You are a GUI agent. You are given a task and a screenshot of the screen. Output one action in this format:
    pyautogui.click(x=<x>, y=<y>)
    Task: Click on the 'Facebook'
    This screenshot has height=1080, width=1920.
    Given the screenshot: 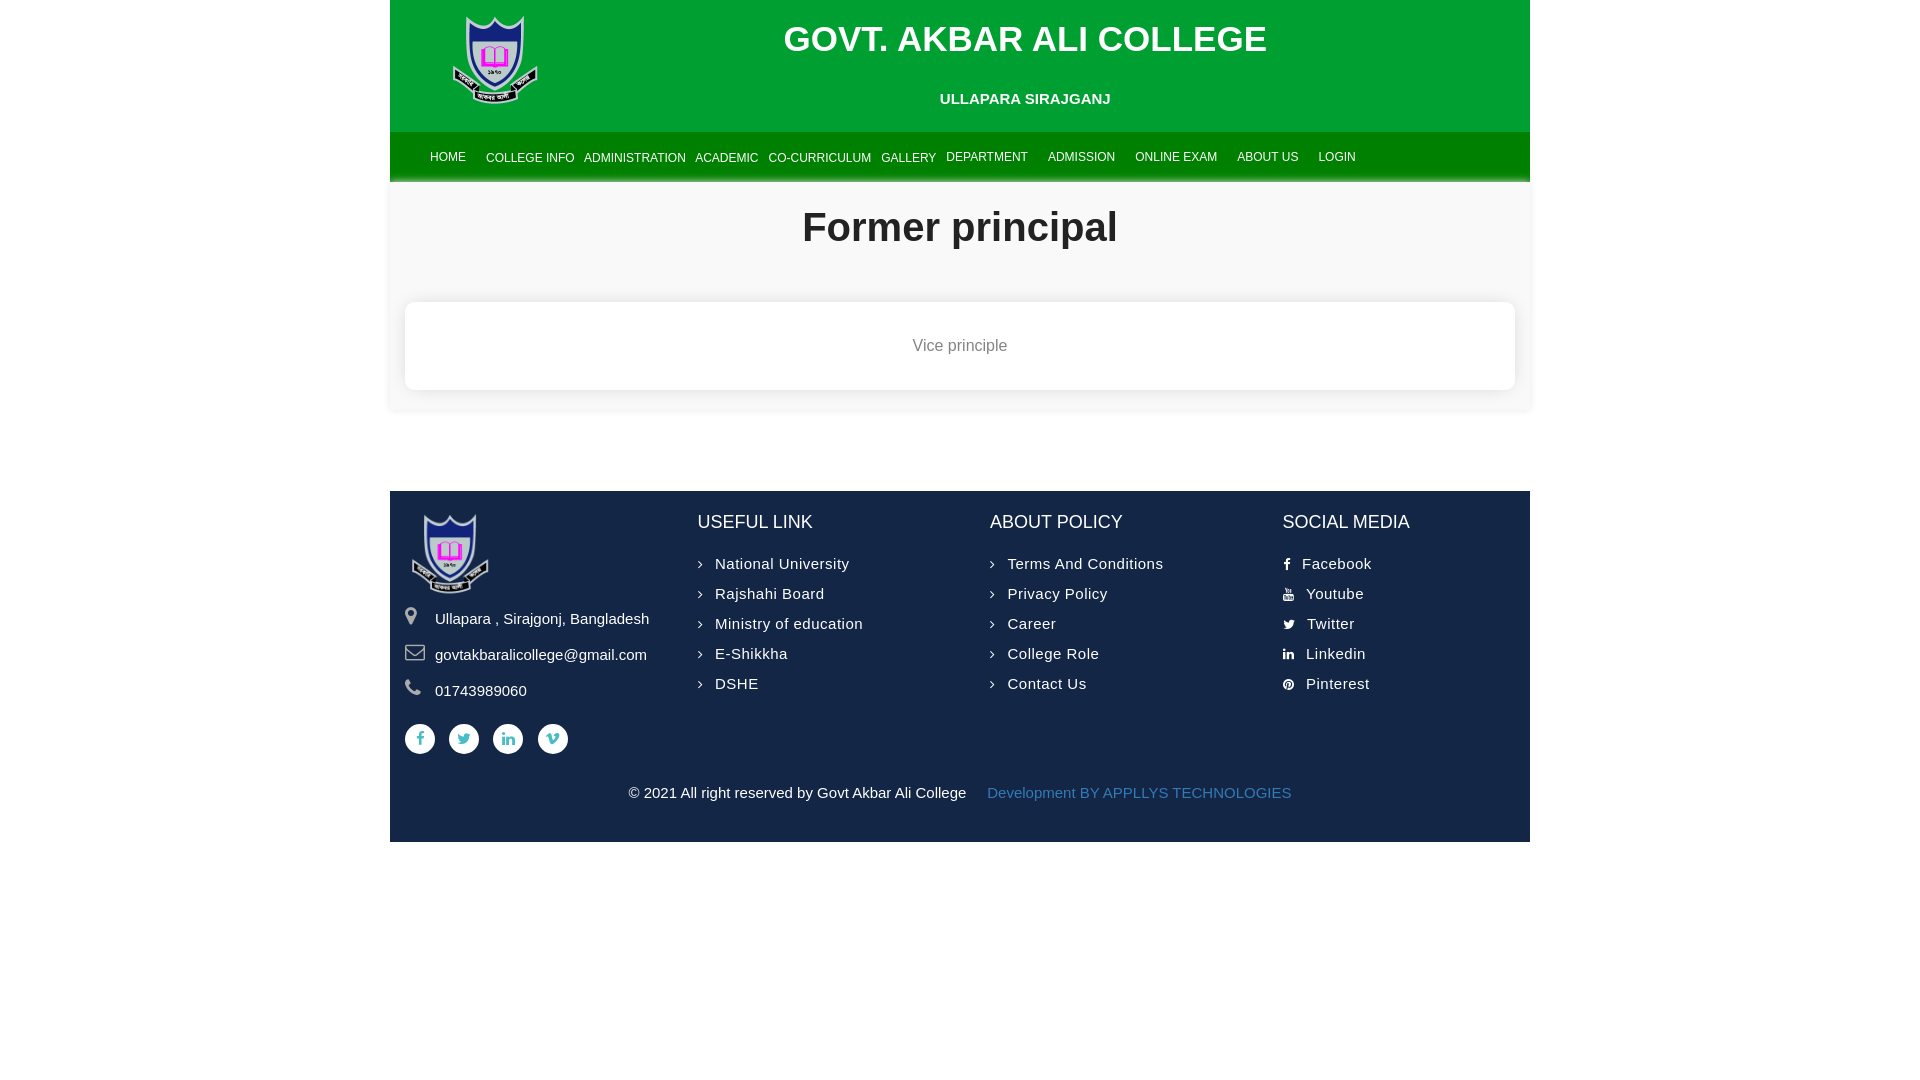 What is the action you would take?
    pyautogui.click(x=1326, y=563)
    